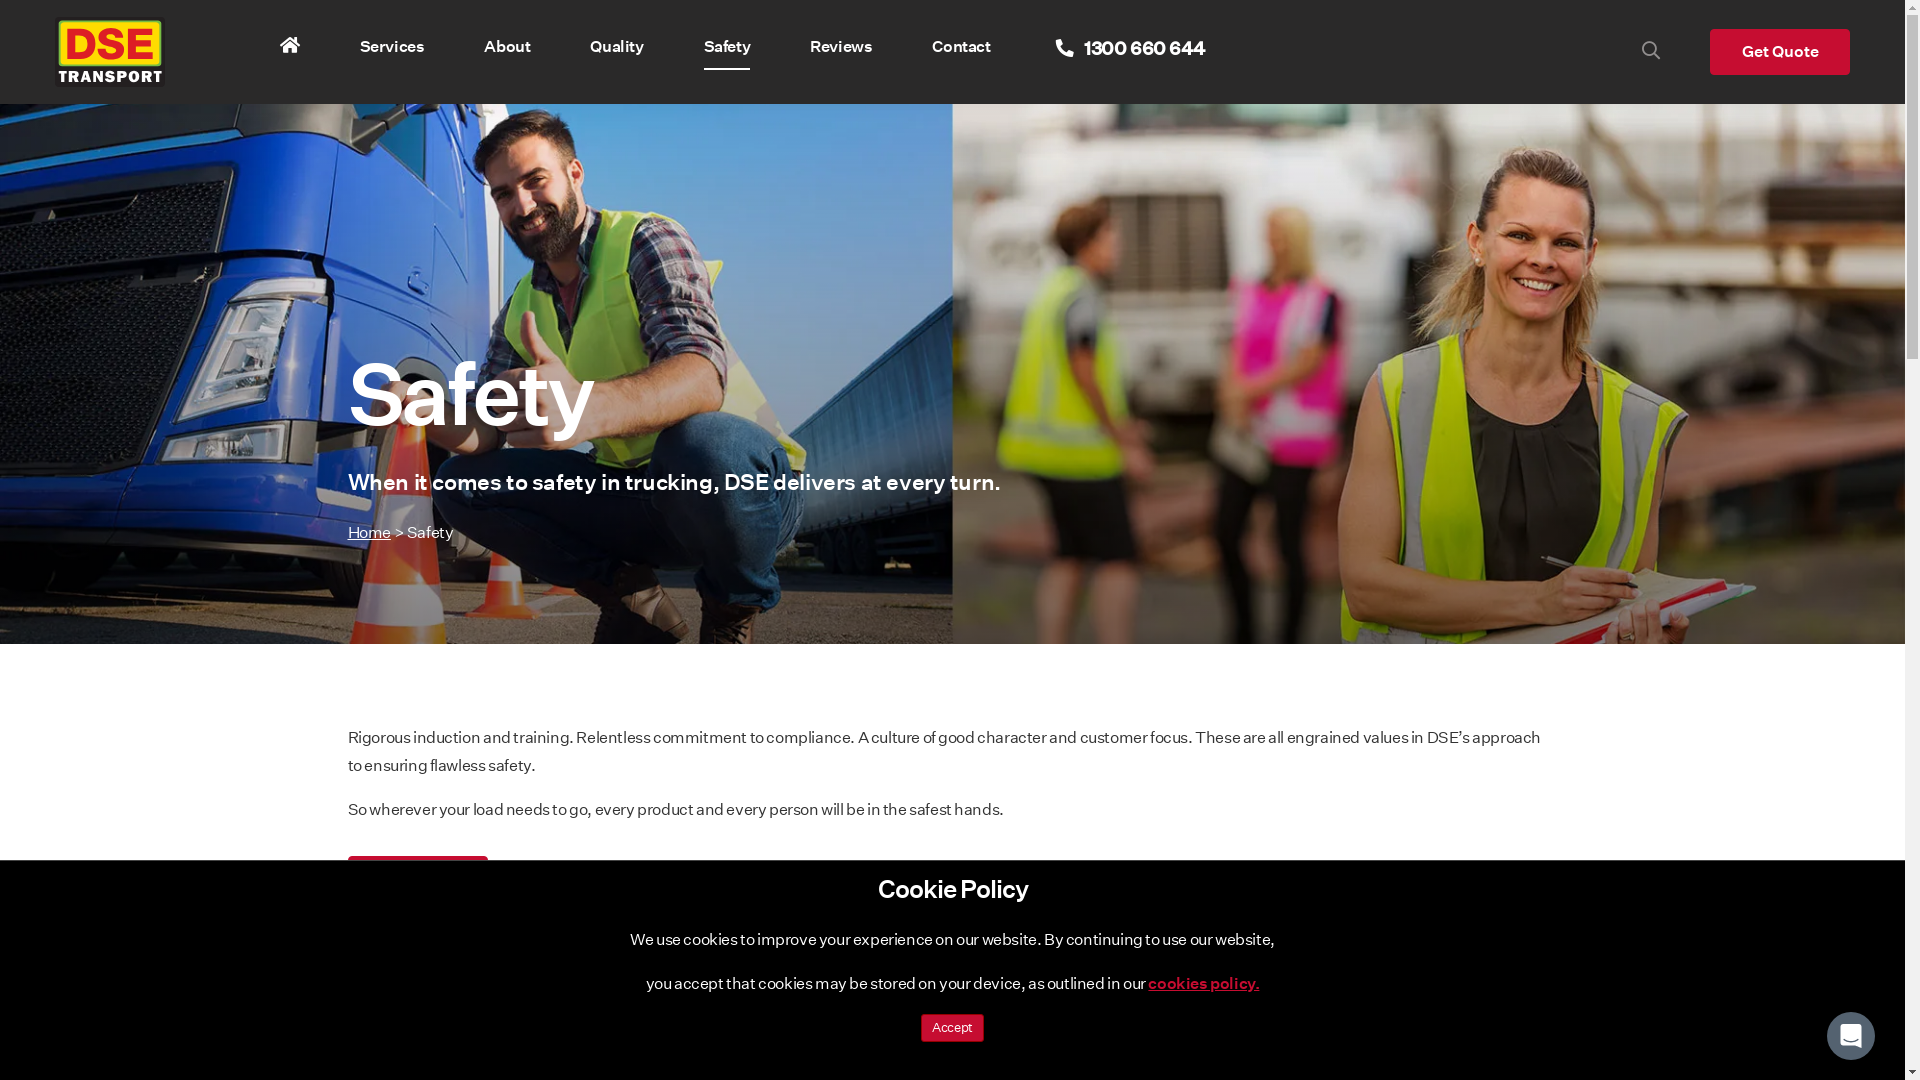 This screenshot has width=1920, height=1080. I want to click on 'Reviews', so click(840, 45).